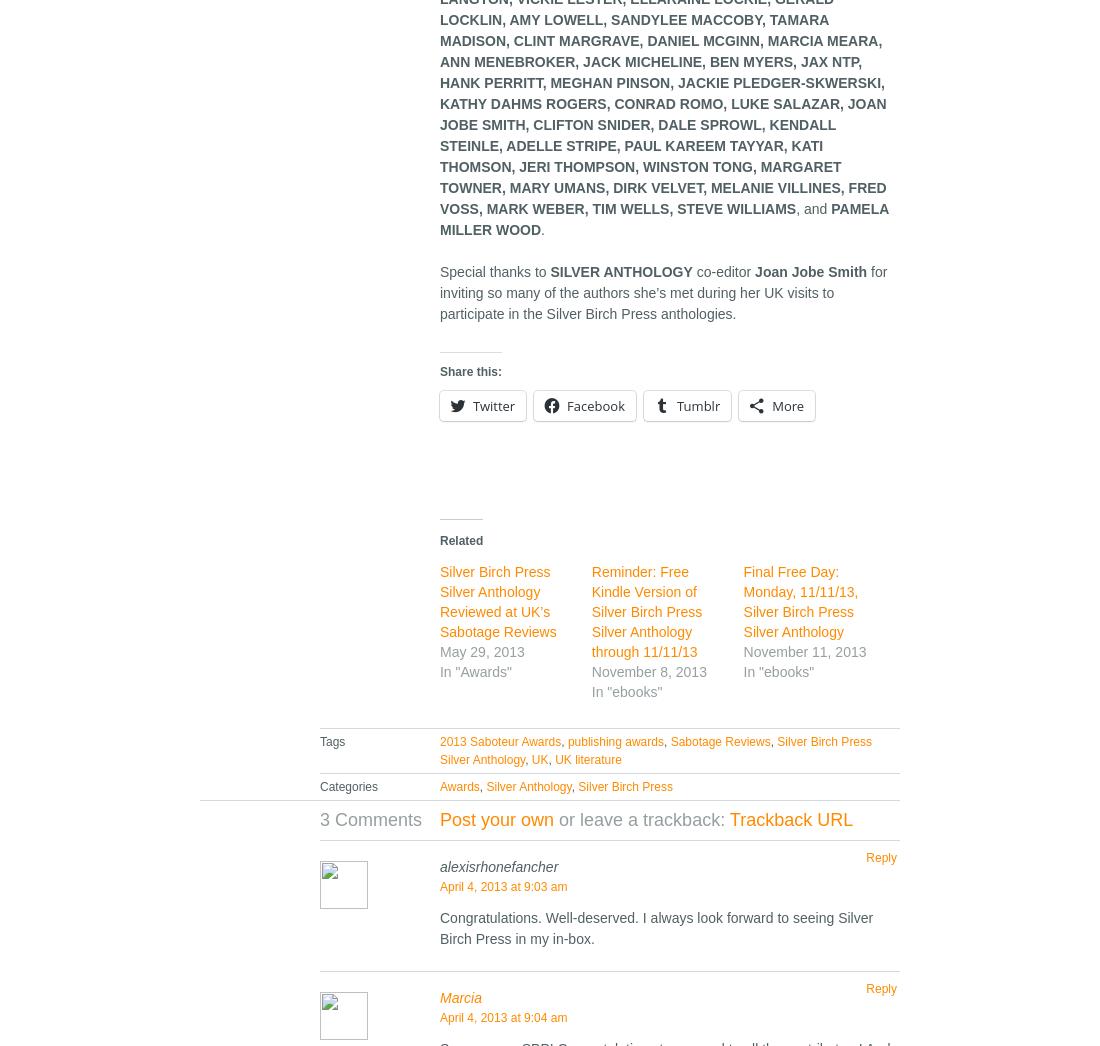 The image size is (1100, 1046). What do you see at coordinates (718, 741) in the screenshot?
I see `'Sabotage Reviews'` at bounding box center [718, 741].